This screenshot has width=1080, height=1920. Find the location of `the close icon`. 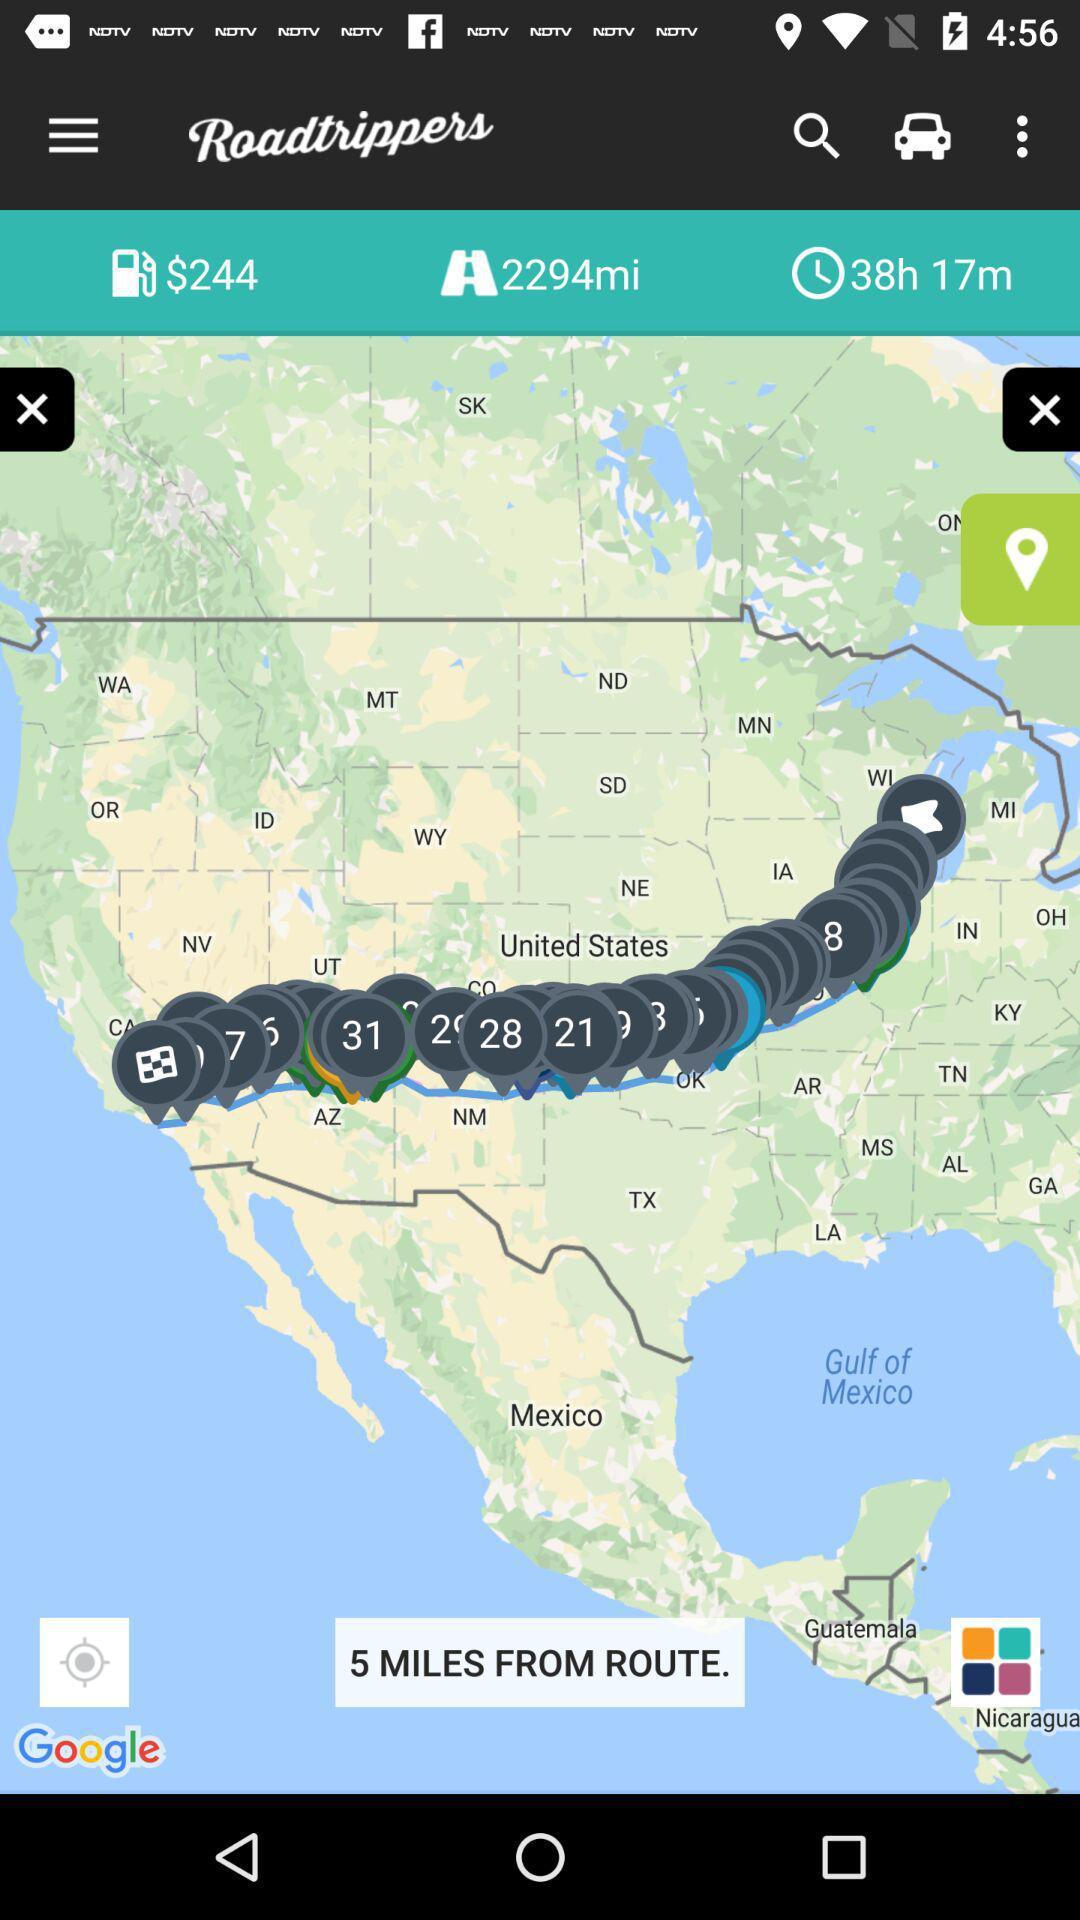

the close icon is located at coordinates (38, 408).